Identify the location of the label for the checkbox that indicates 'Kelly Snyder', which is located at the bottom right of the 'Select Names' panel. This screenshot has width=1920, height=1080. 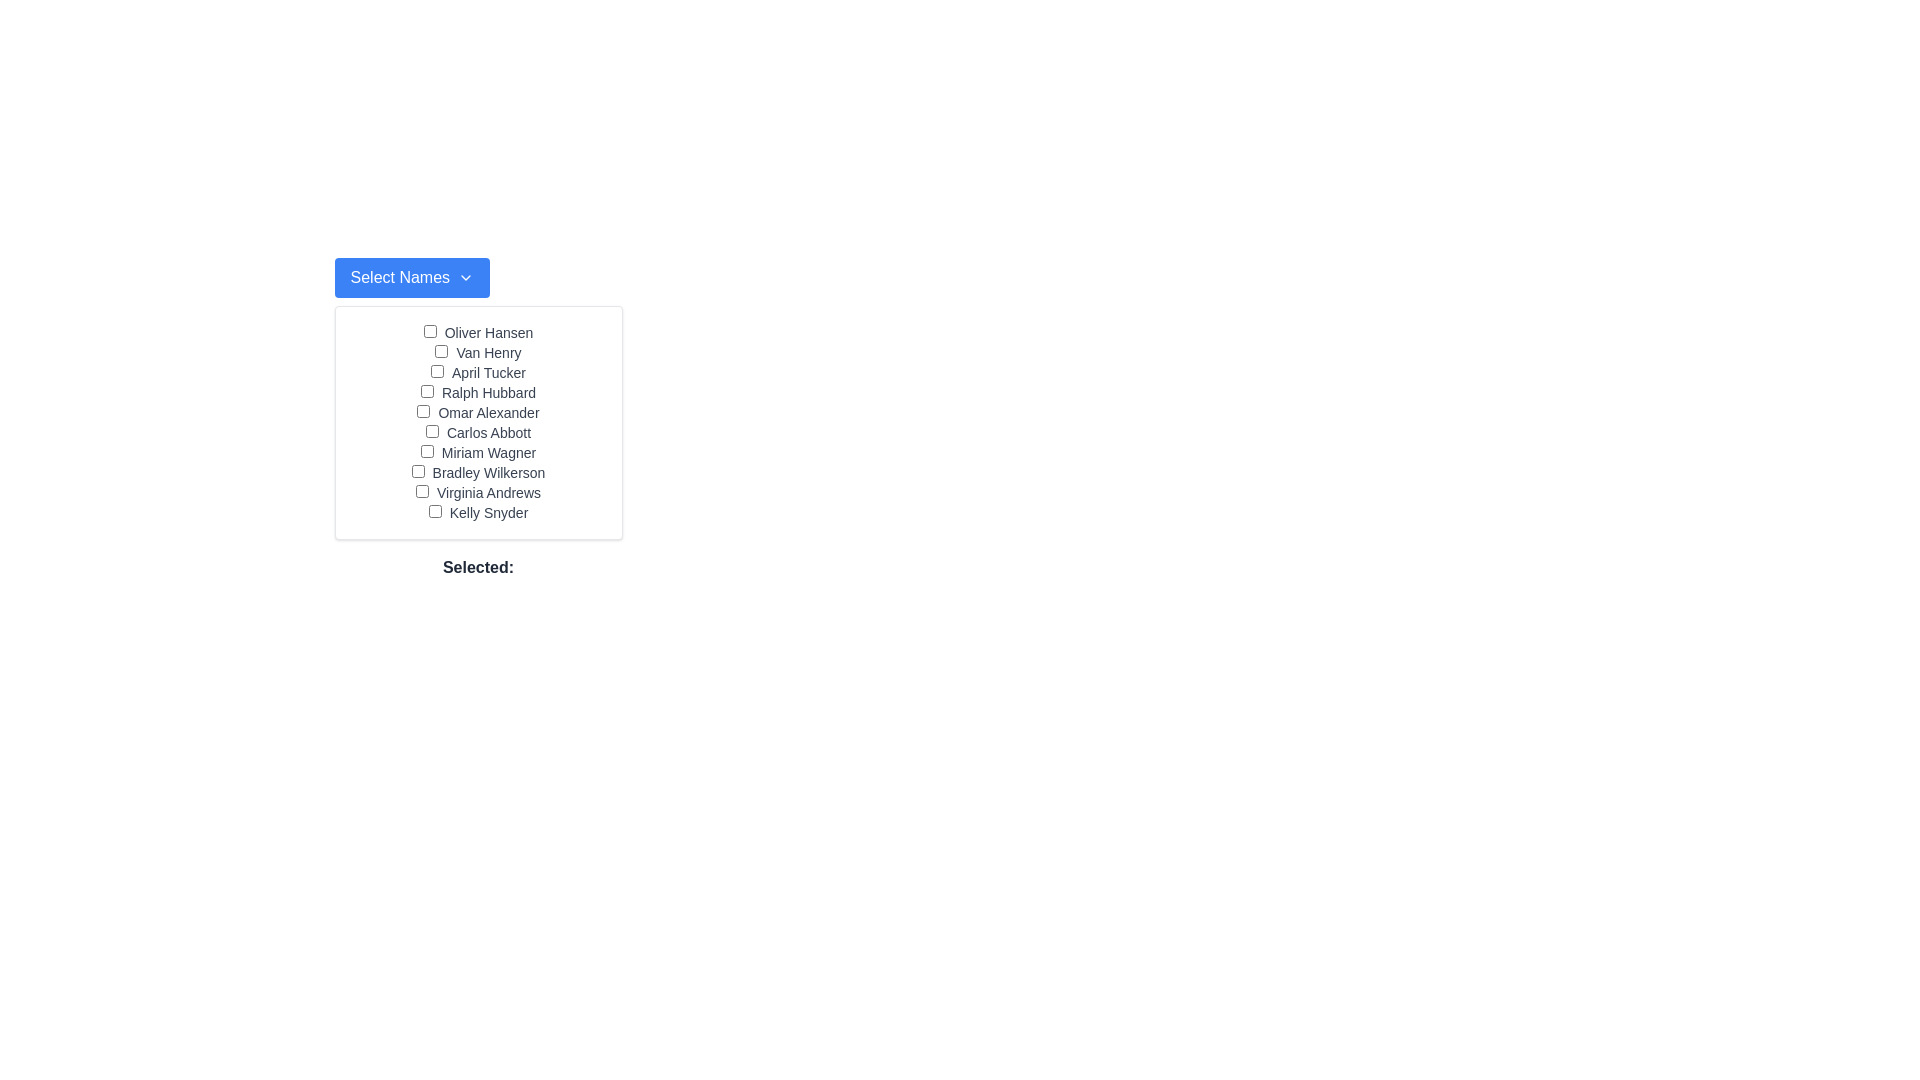
(477, 512).